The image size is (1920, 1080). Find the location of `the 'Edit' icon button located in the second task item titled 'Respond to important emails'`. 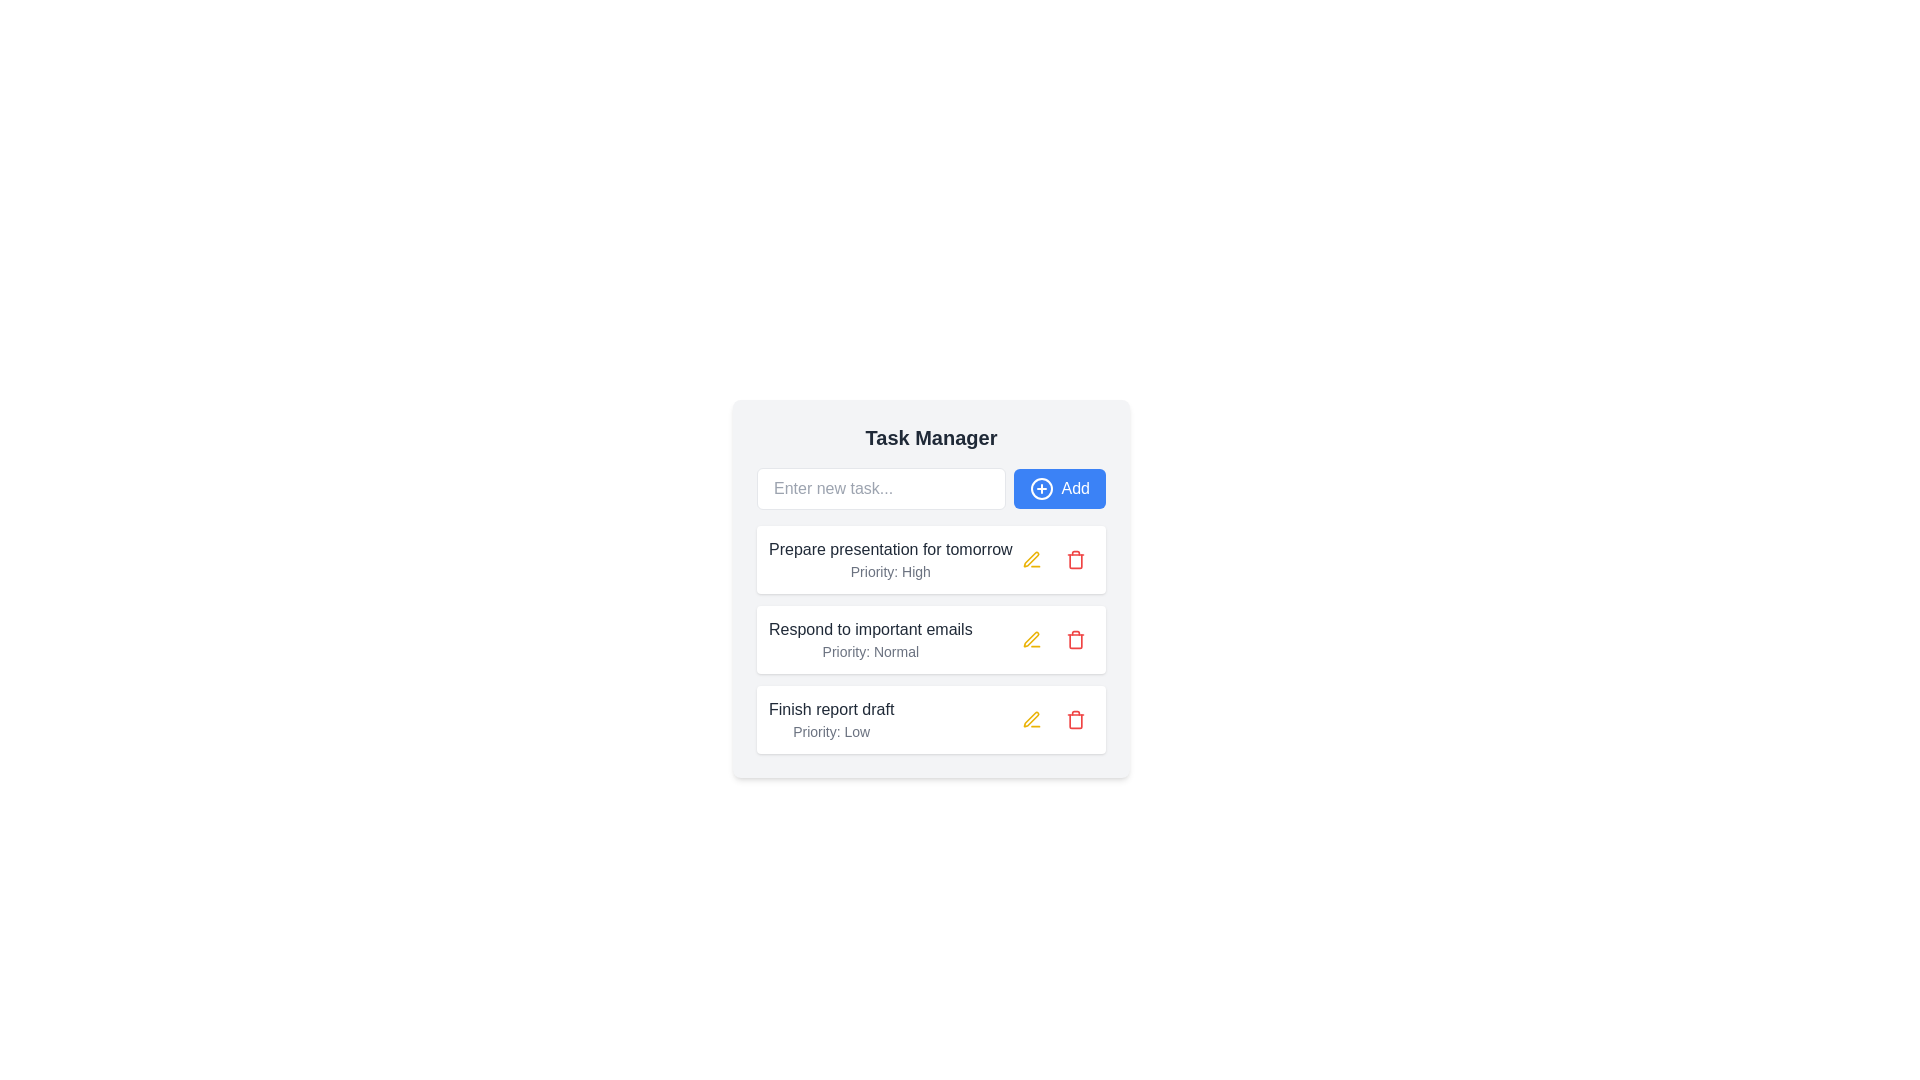

the 'Edit' icon button located in the second task item titled 'Respond to important emails' is located at coordinates (1032, 640).